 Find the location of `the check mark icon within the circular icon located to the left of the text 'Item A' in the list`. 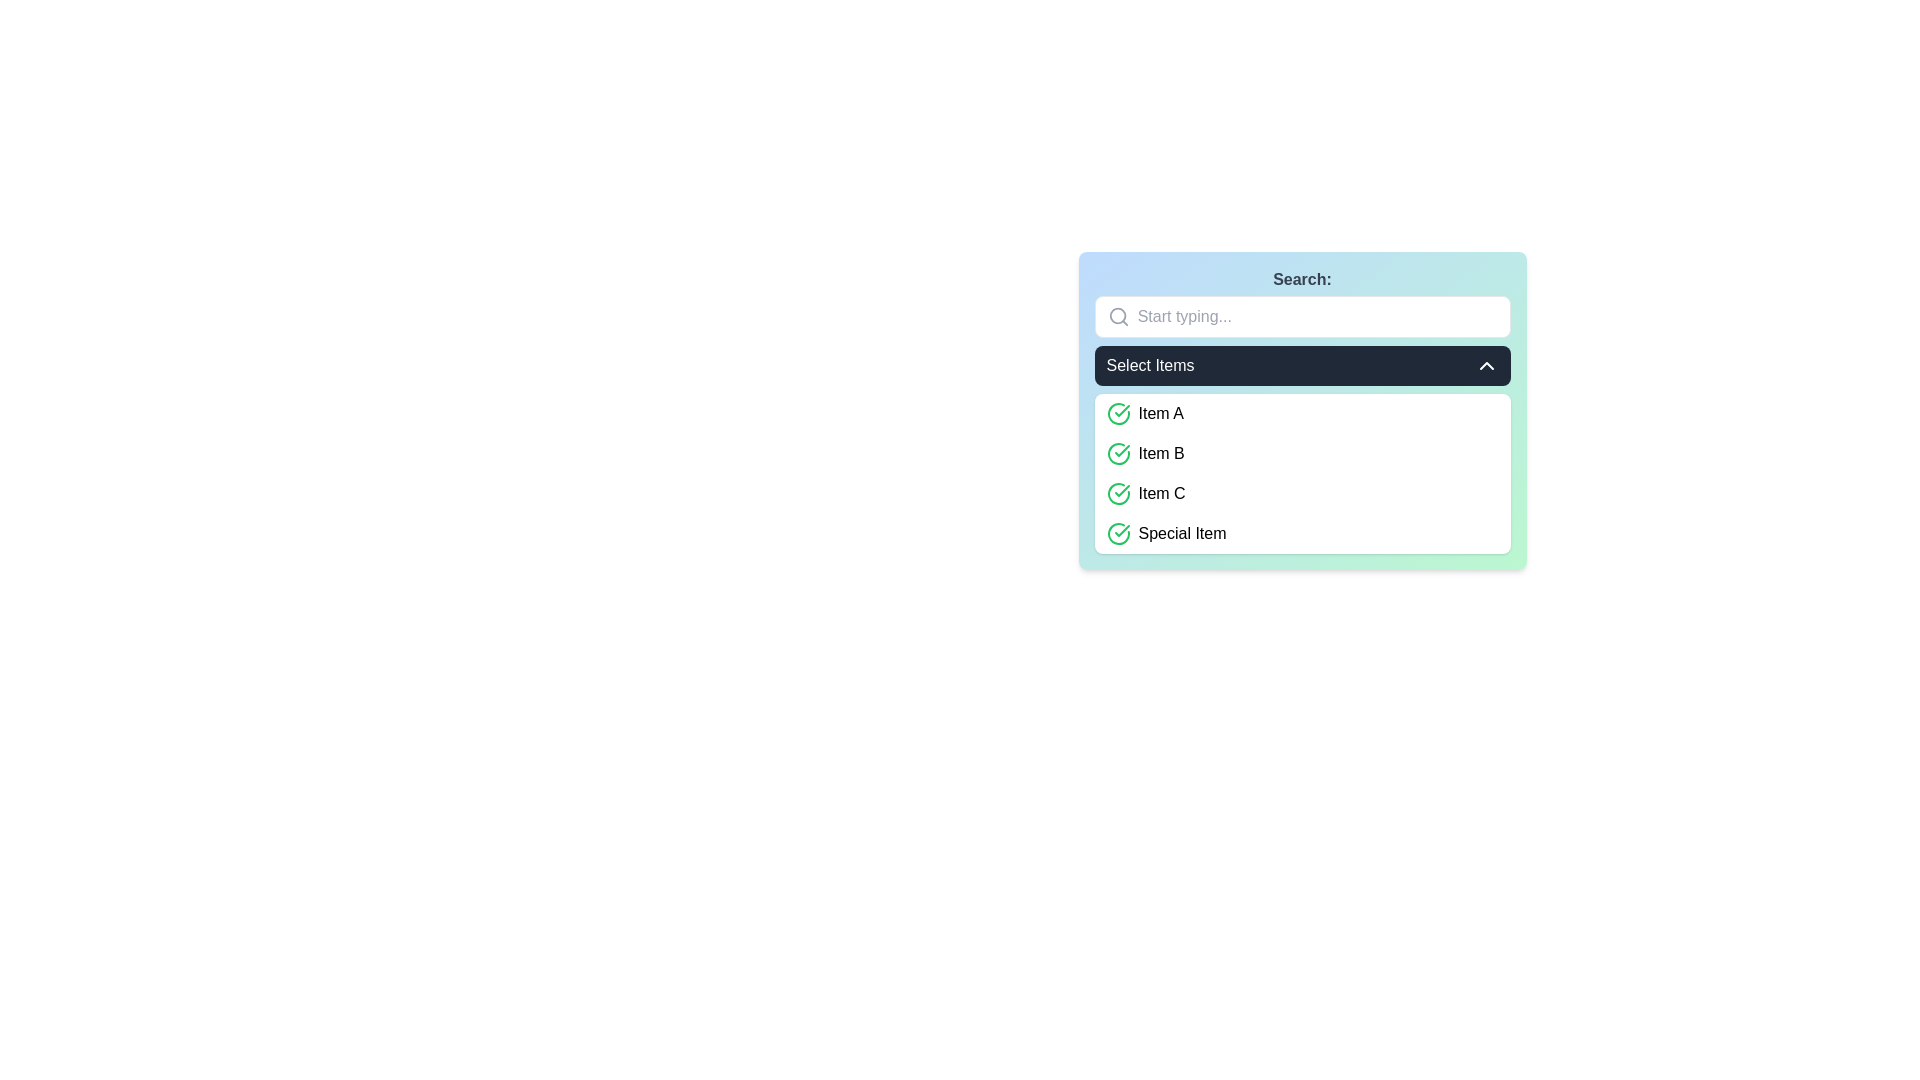

the check mark icon within the circular icon located to the left of the text 'Item A' in the list is located at coordinates (1122, 451).